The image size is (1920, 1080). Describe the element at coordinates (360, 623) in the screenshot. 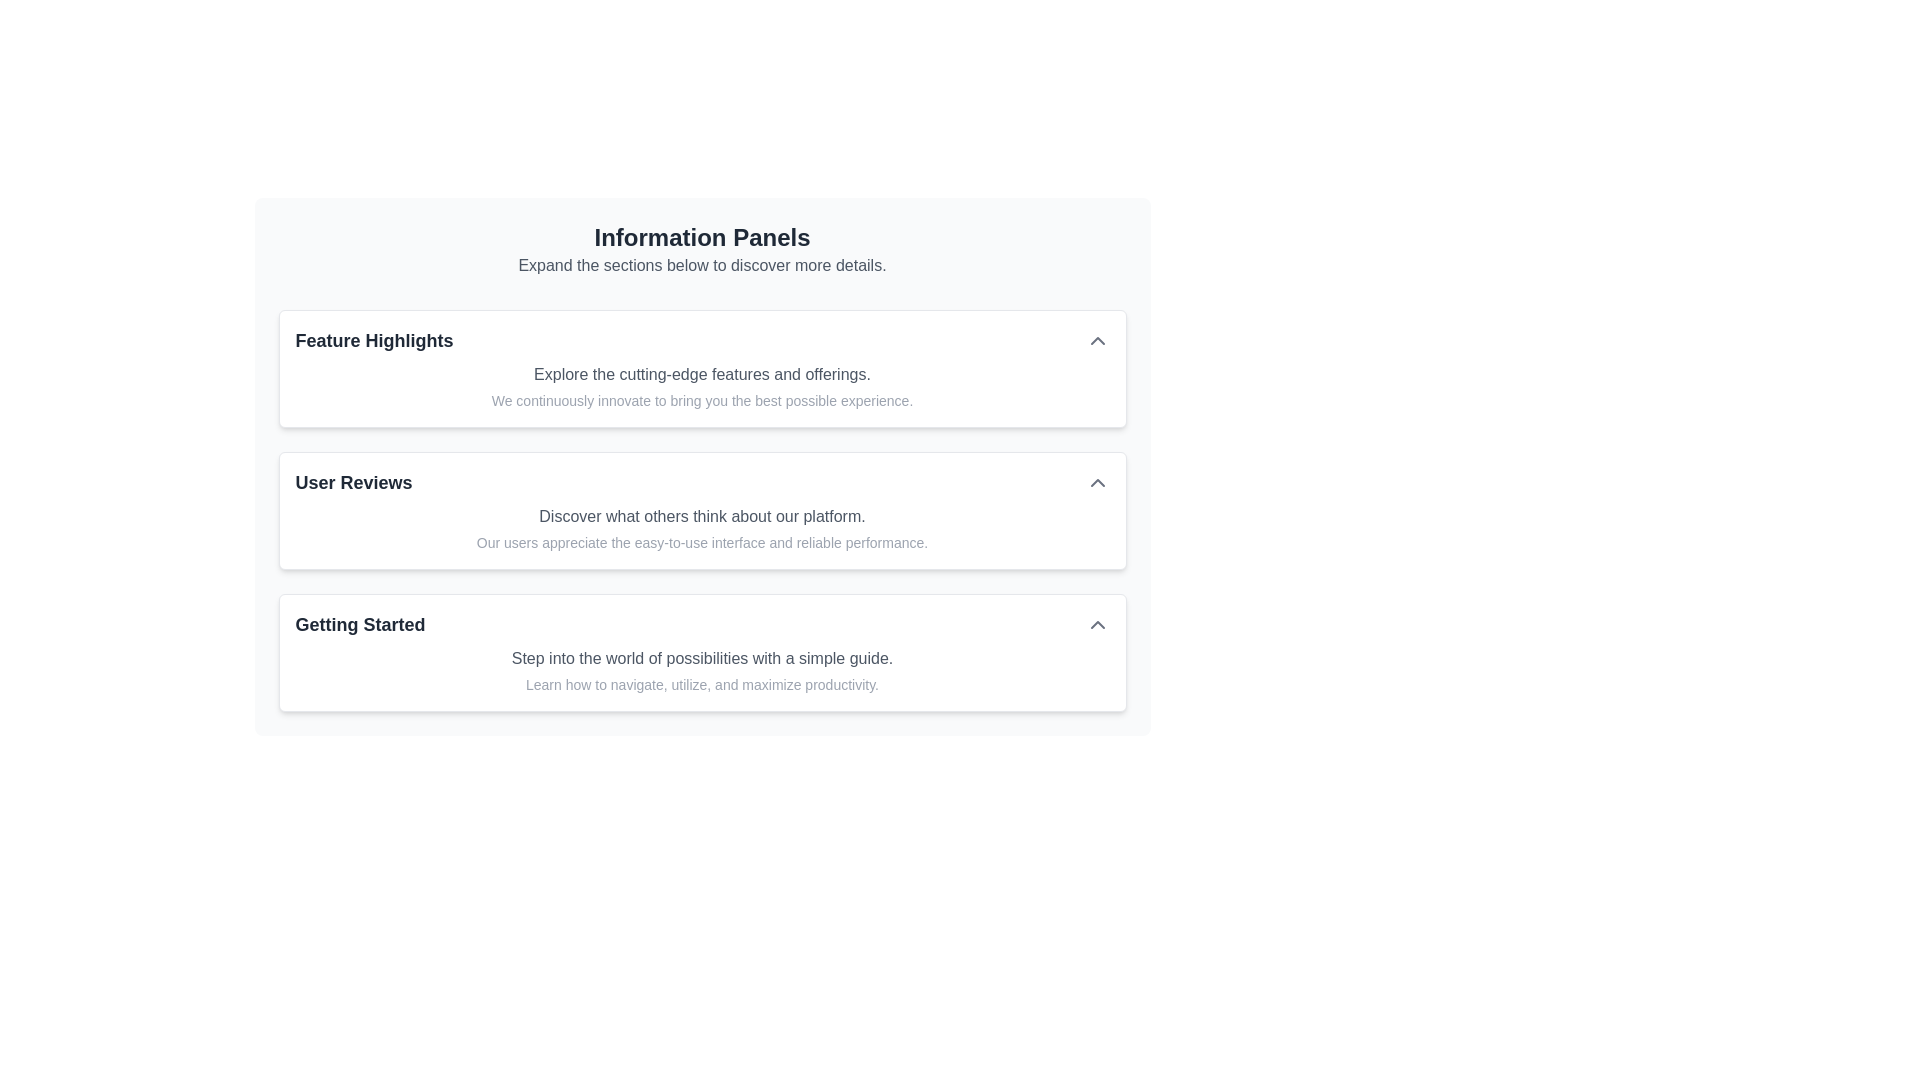

I see `the text label displaying 'Getting Started', which is styled in bold, sizable dark gray font, located in the third collapsible section of the interface` at that location.